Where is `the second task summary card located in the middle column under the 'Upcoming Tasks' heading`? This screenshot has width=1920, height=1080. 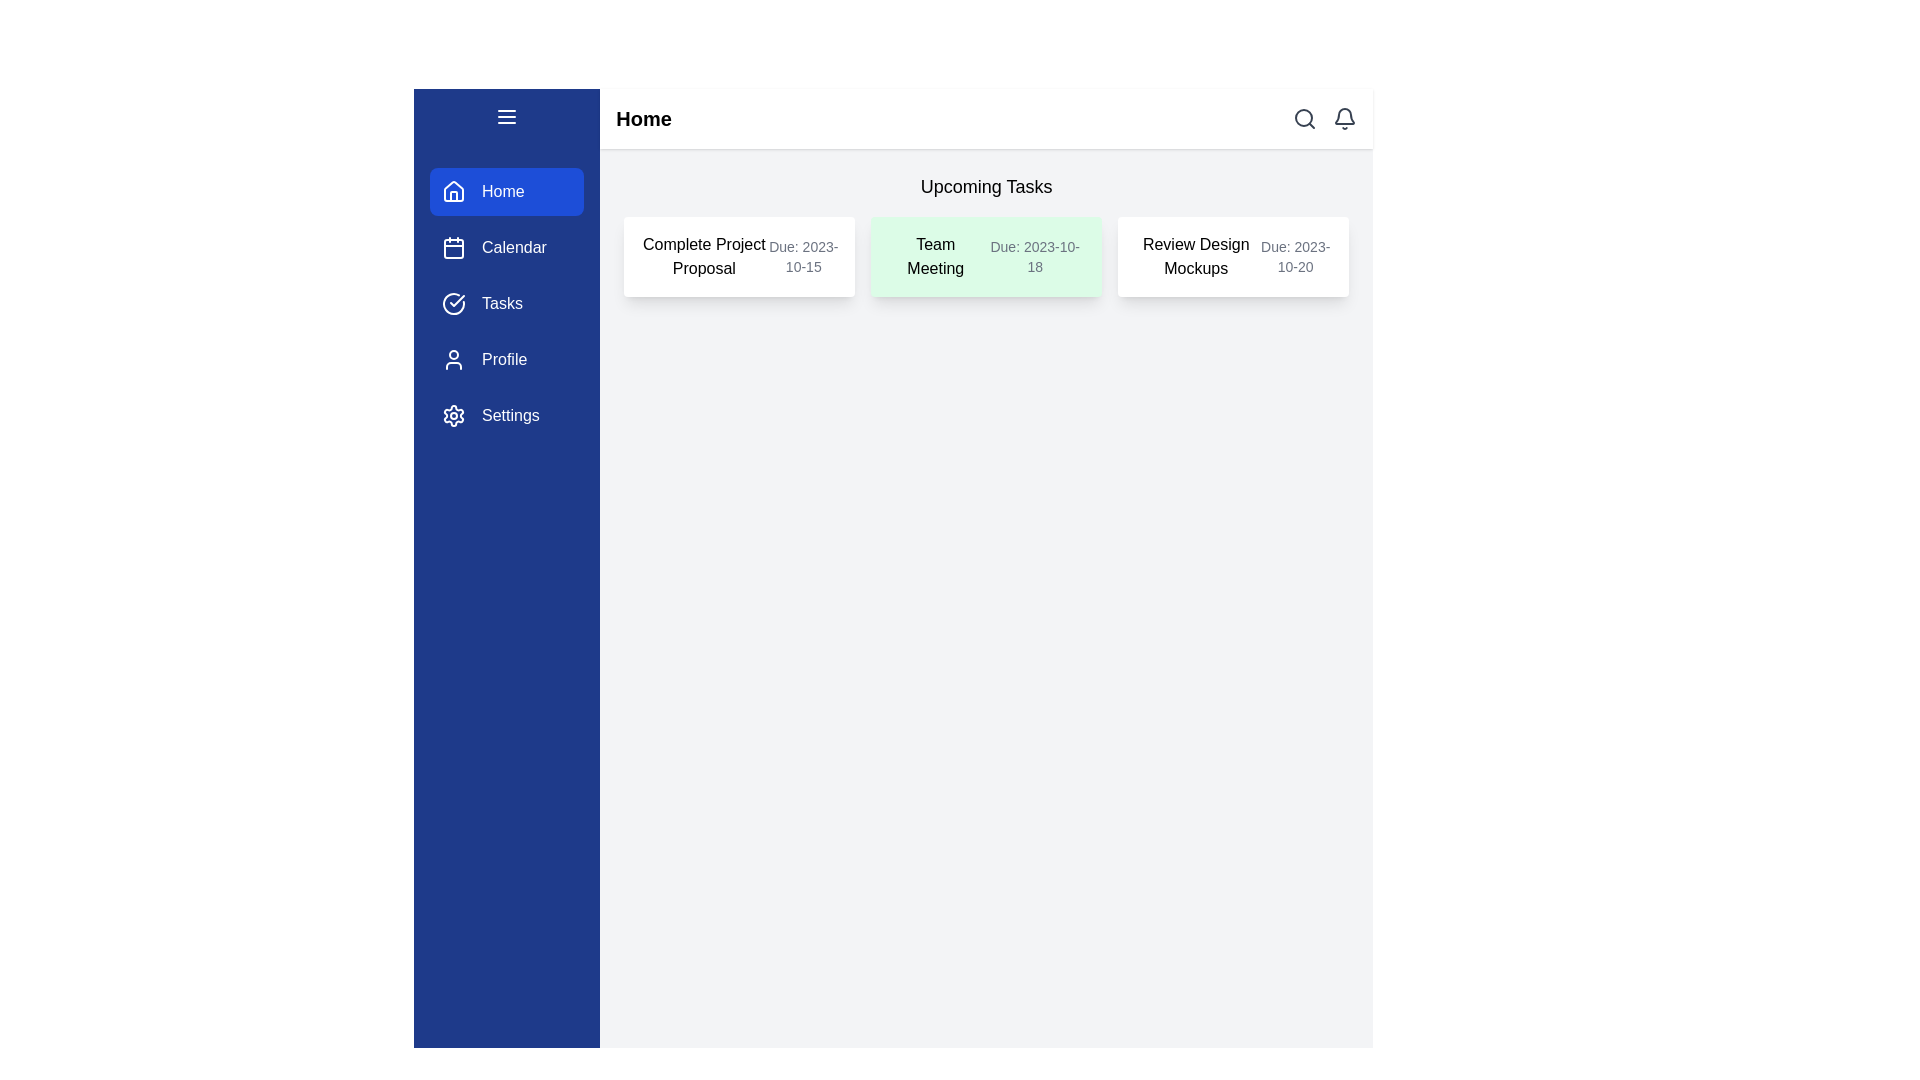
the second task summary card located in the middle column under the 'Upcoming Tasks' heading is located at coordinates (986, 256).